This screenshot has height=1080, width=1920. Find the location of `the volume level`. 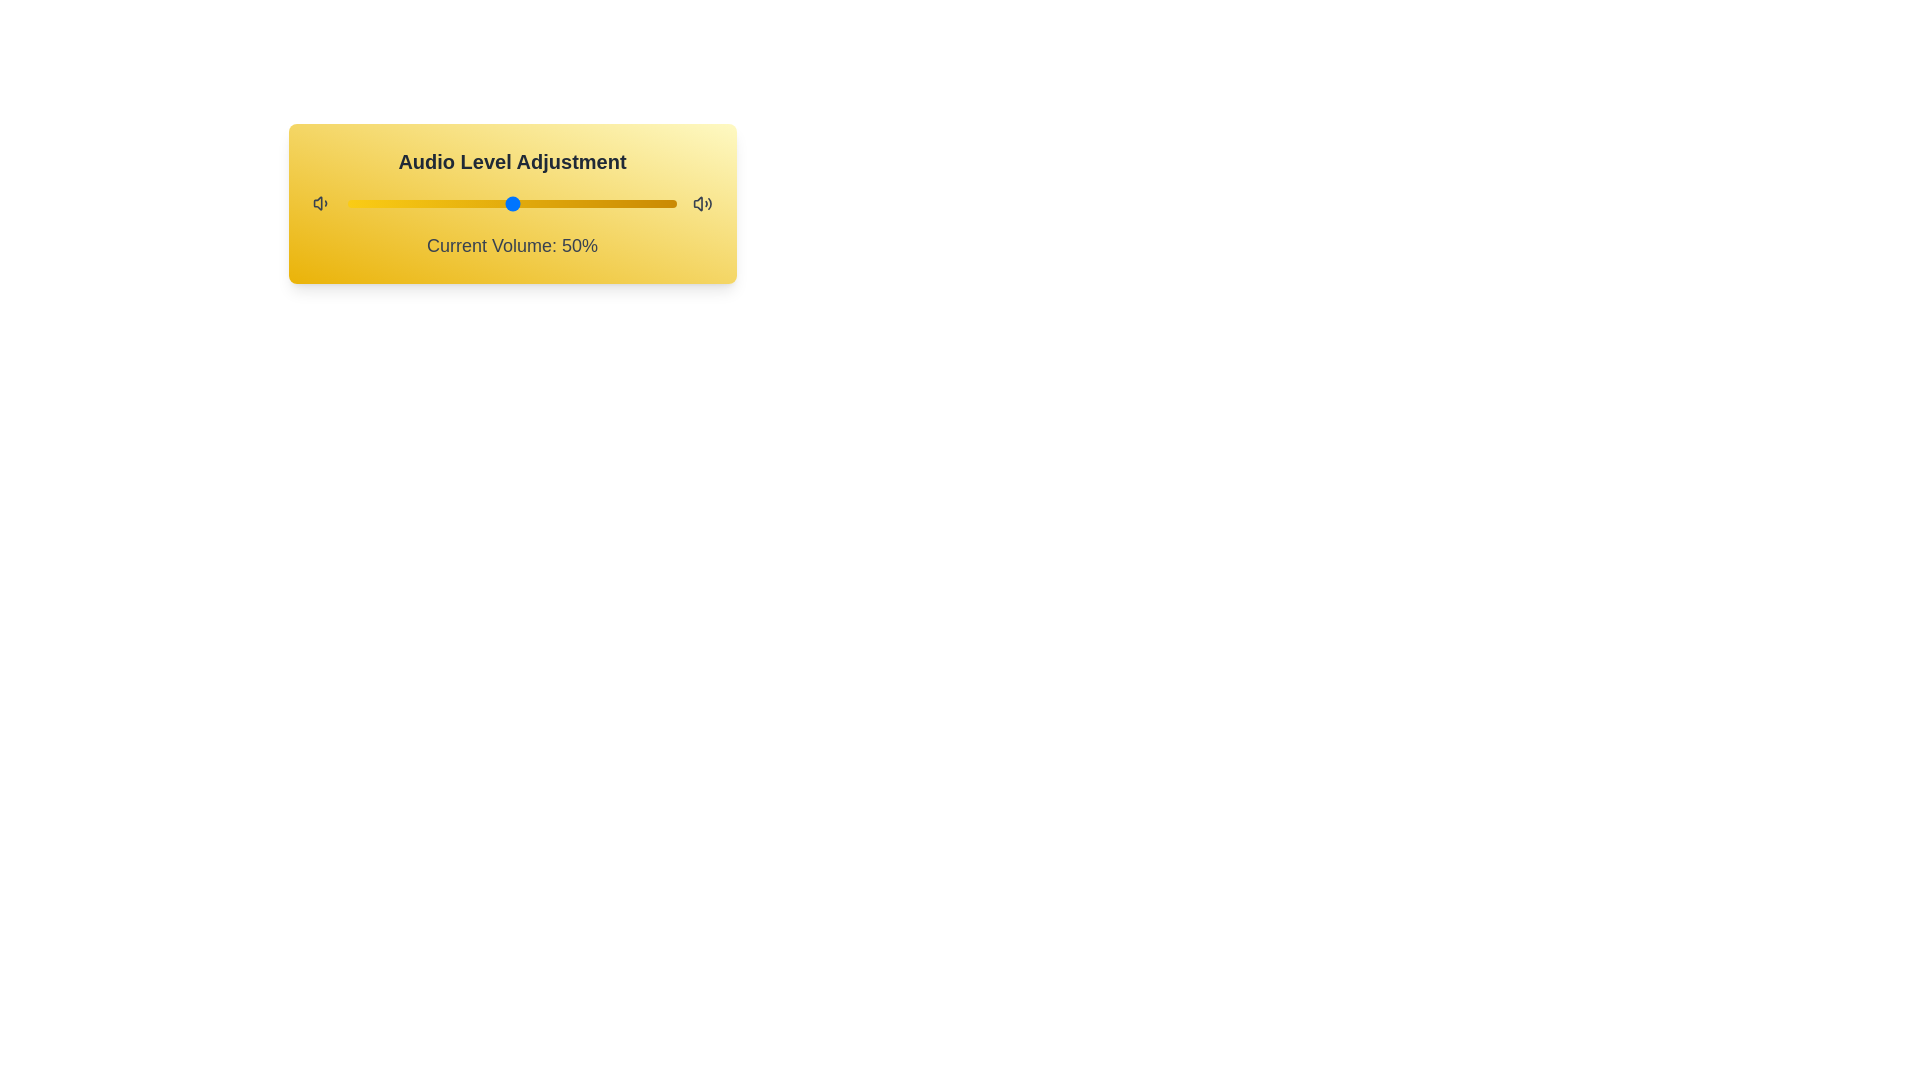

the volume level is located at coordinates (570, 204).